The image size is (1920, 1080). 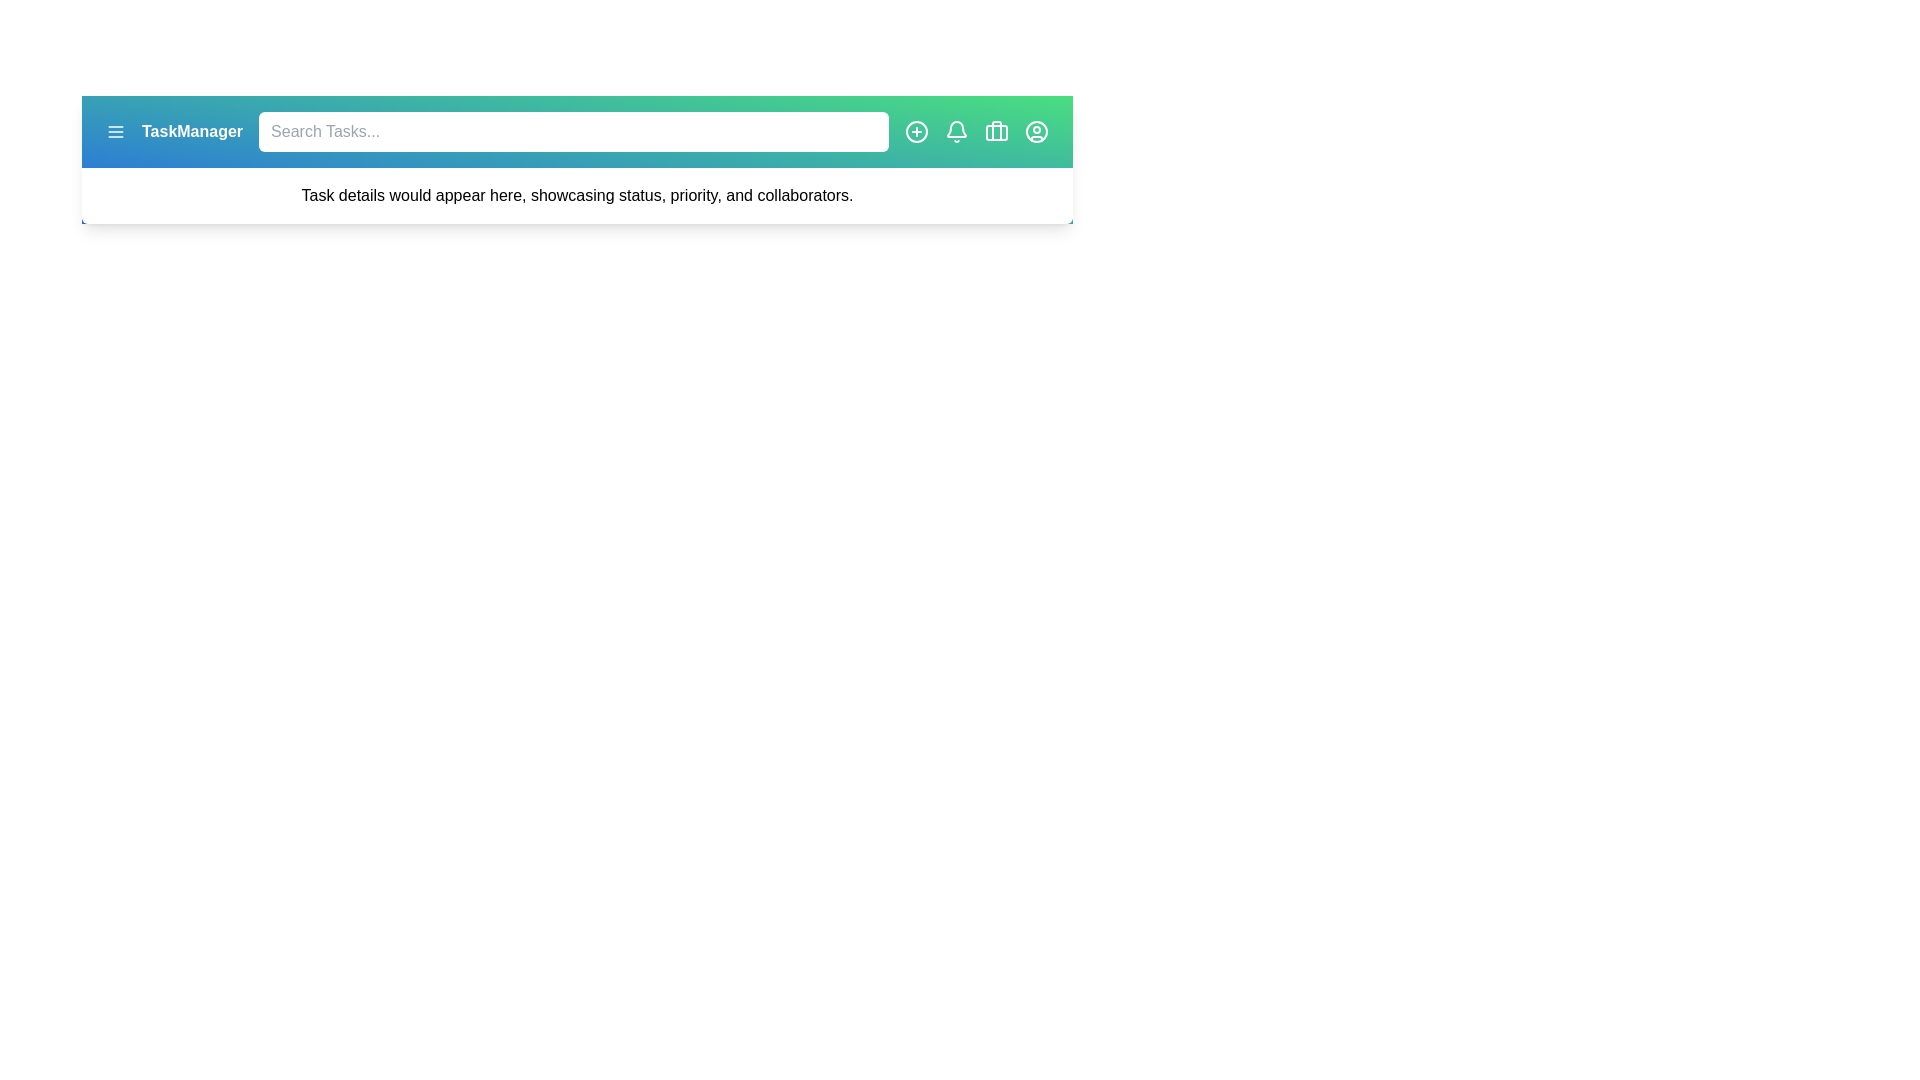 I want to click on the briefcase icon to open the task briefcase, so click(x=997, y=131).